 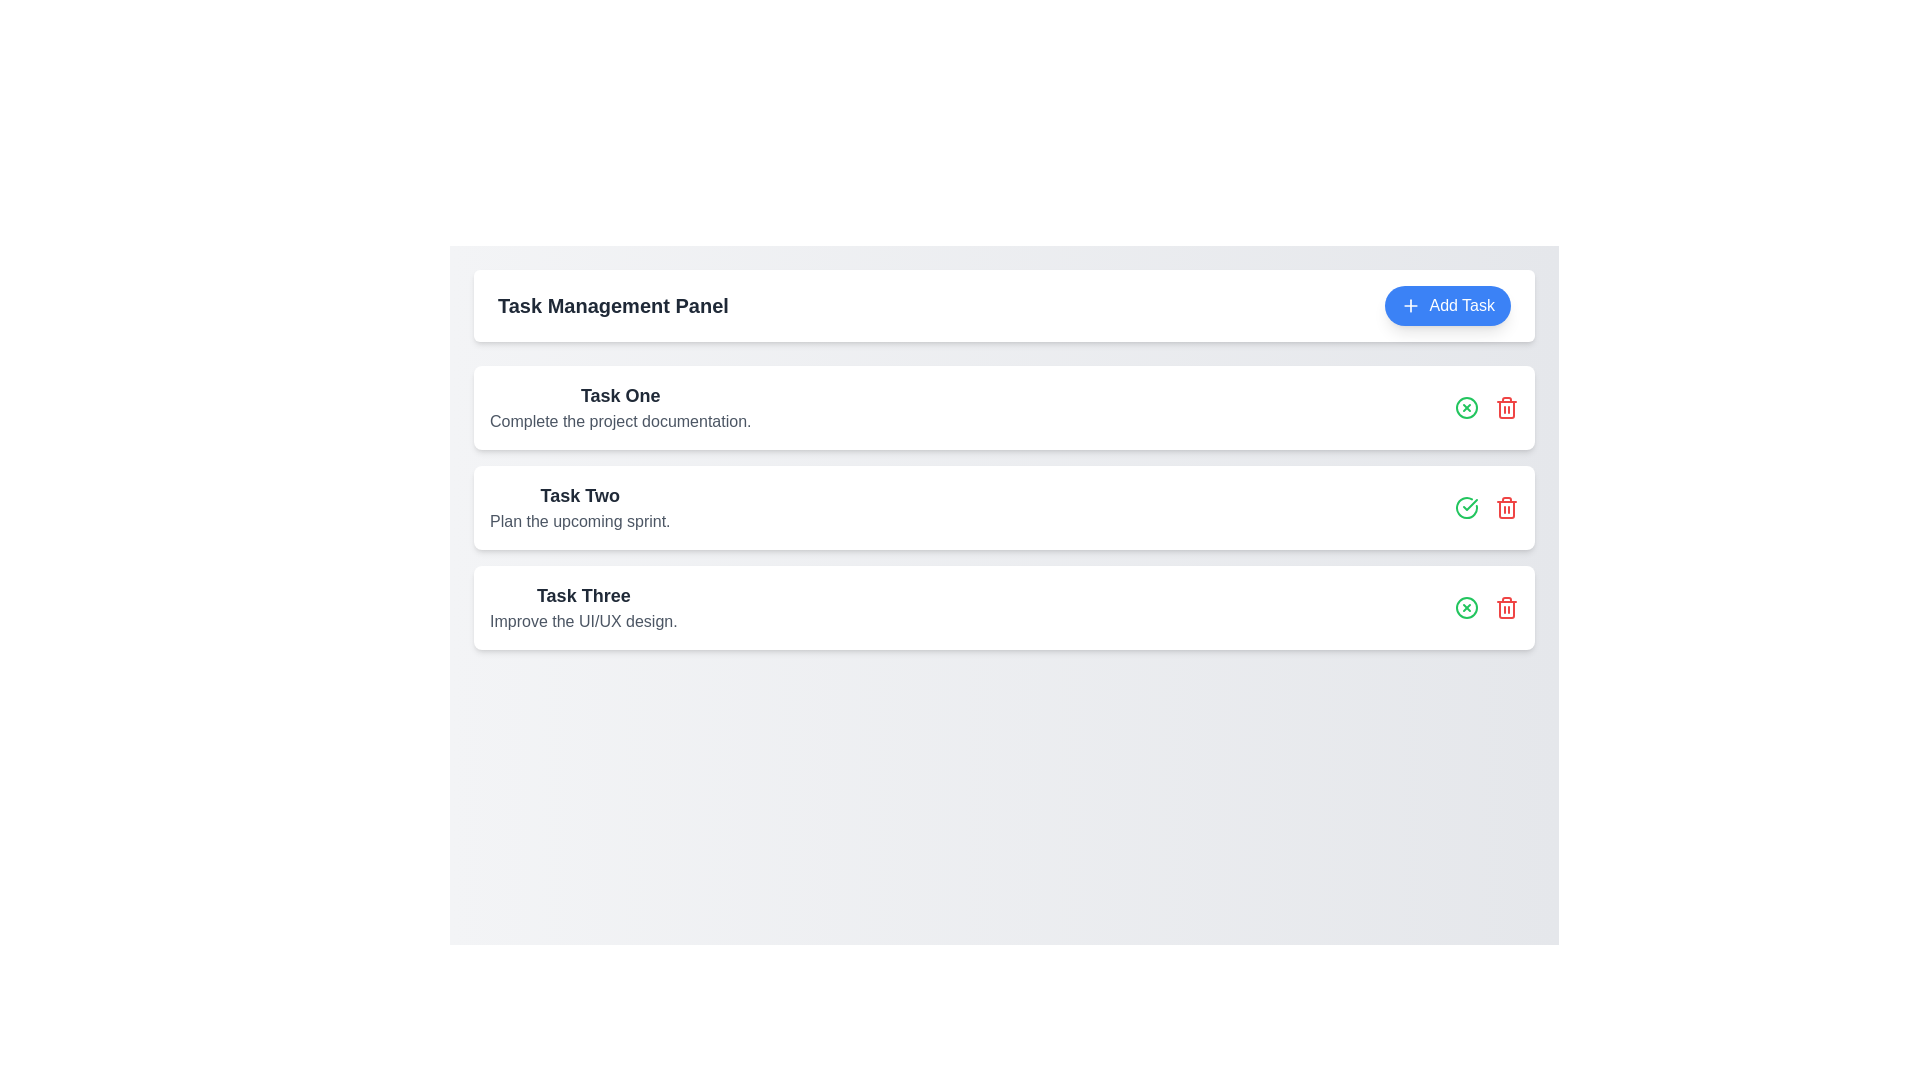 What do you see at coordinates (1507, 407) in the screenshot?
I see `the interactive delete/trash icon located on the right side of the second task card in the task list` at bounding box center [1507, 407].